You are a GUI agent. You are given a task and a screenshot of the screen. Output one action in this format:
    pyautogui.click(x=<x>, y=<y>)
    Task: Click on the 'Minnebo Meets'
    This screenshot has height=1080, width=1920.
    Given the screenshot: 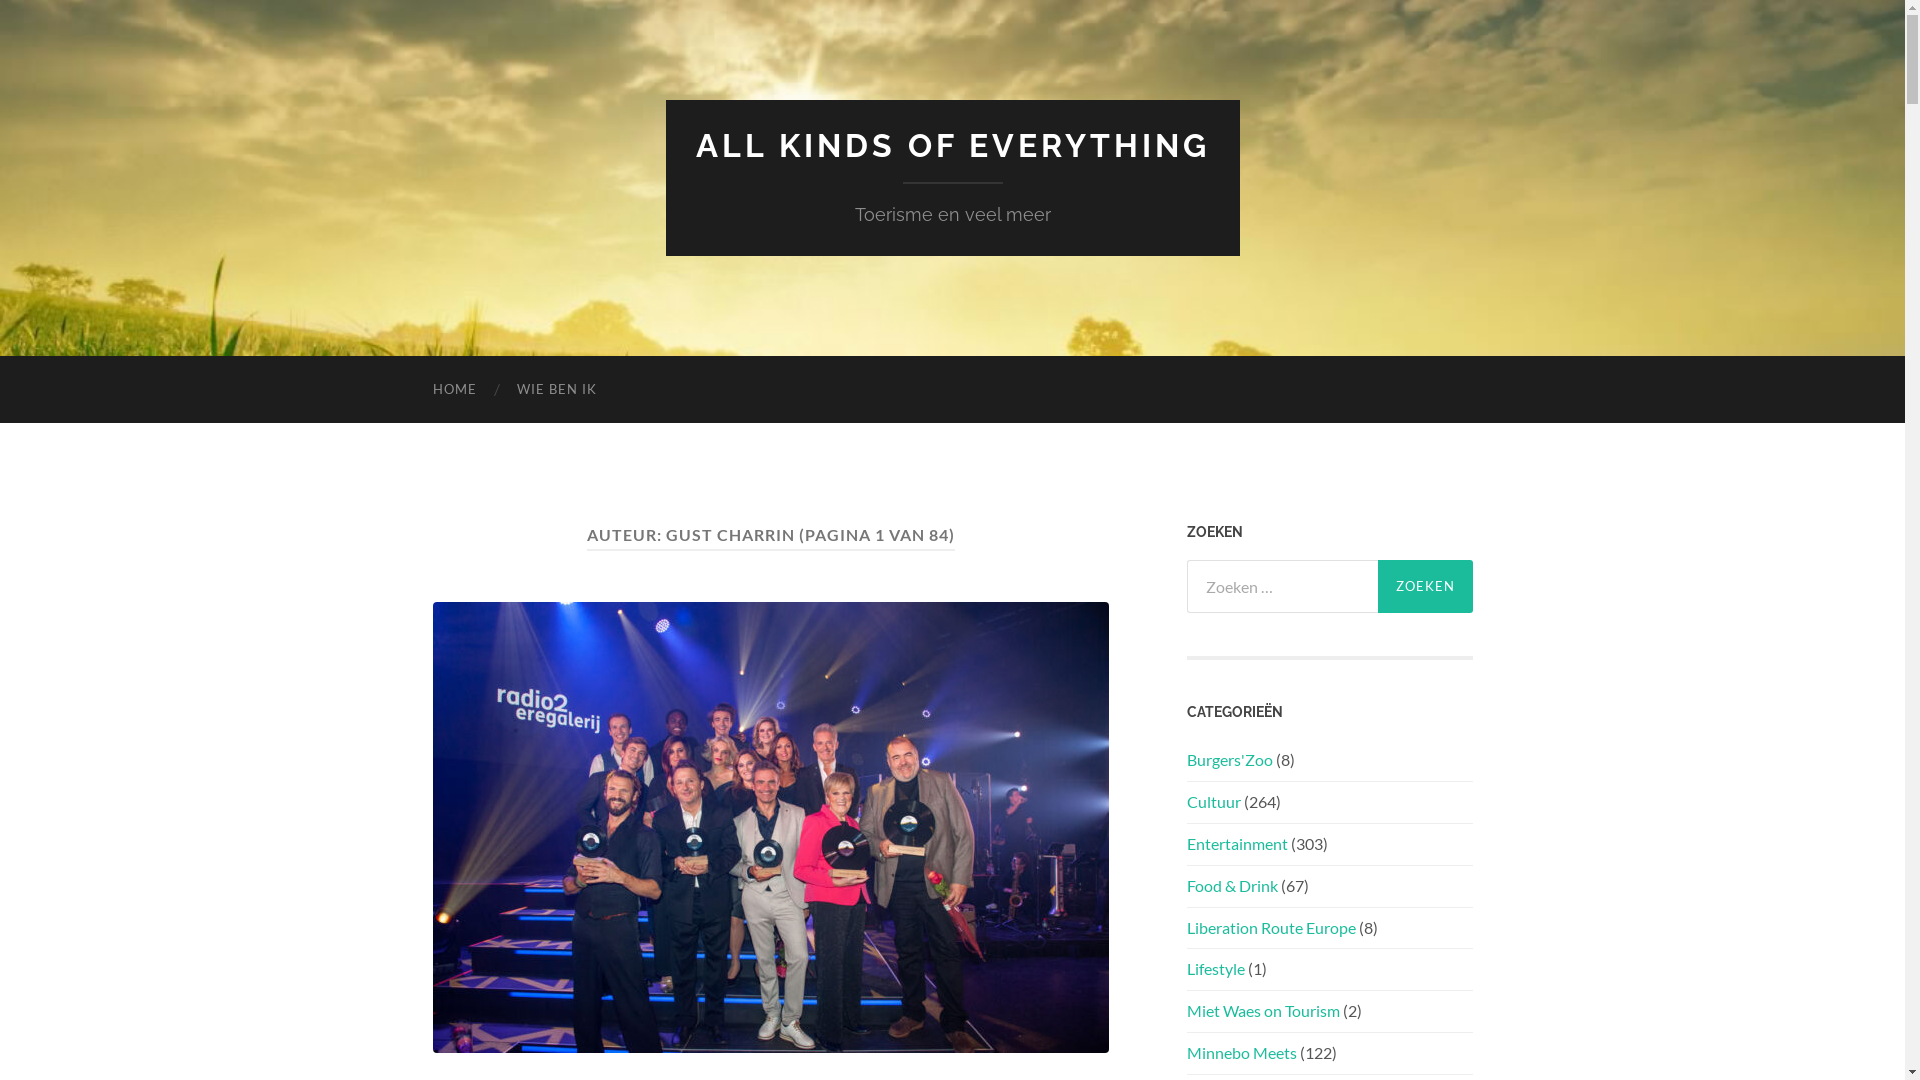 What is the action you would take?
    pyautogui.click(x=1240, y=1051)
    